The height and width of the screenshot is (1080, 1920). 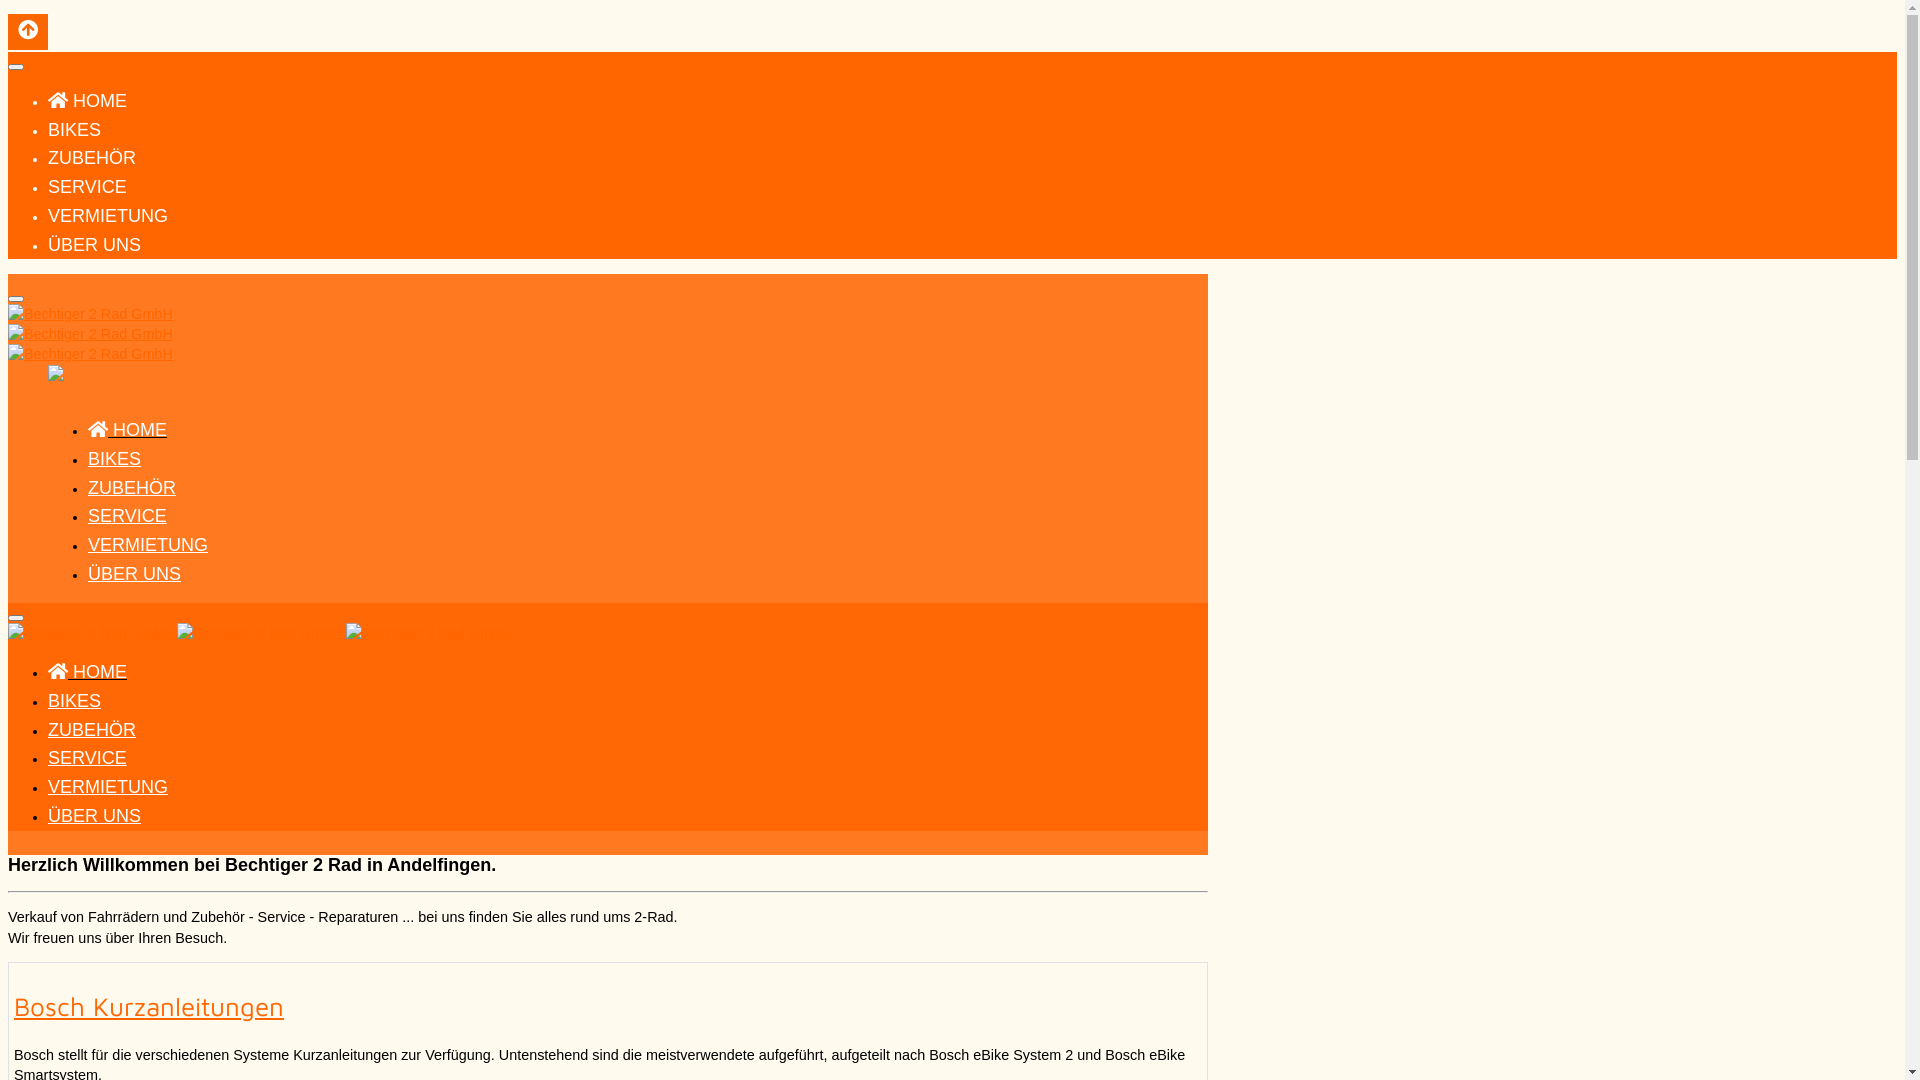 What do you see at coordinates (147, 1006) in the screenshot?
I see `'Bosch Kurzanleitungen'` at bounding box center [147, 1006].